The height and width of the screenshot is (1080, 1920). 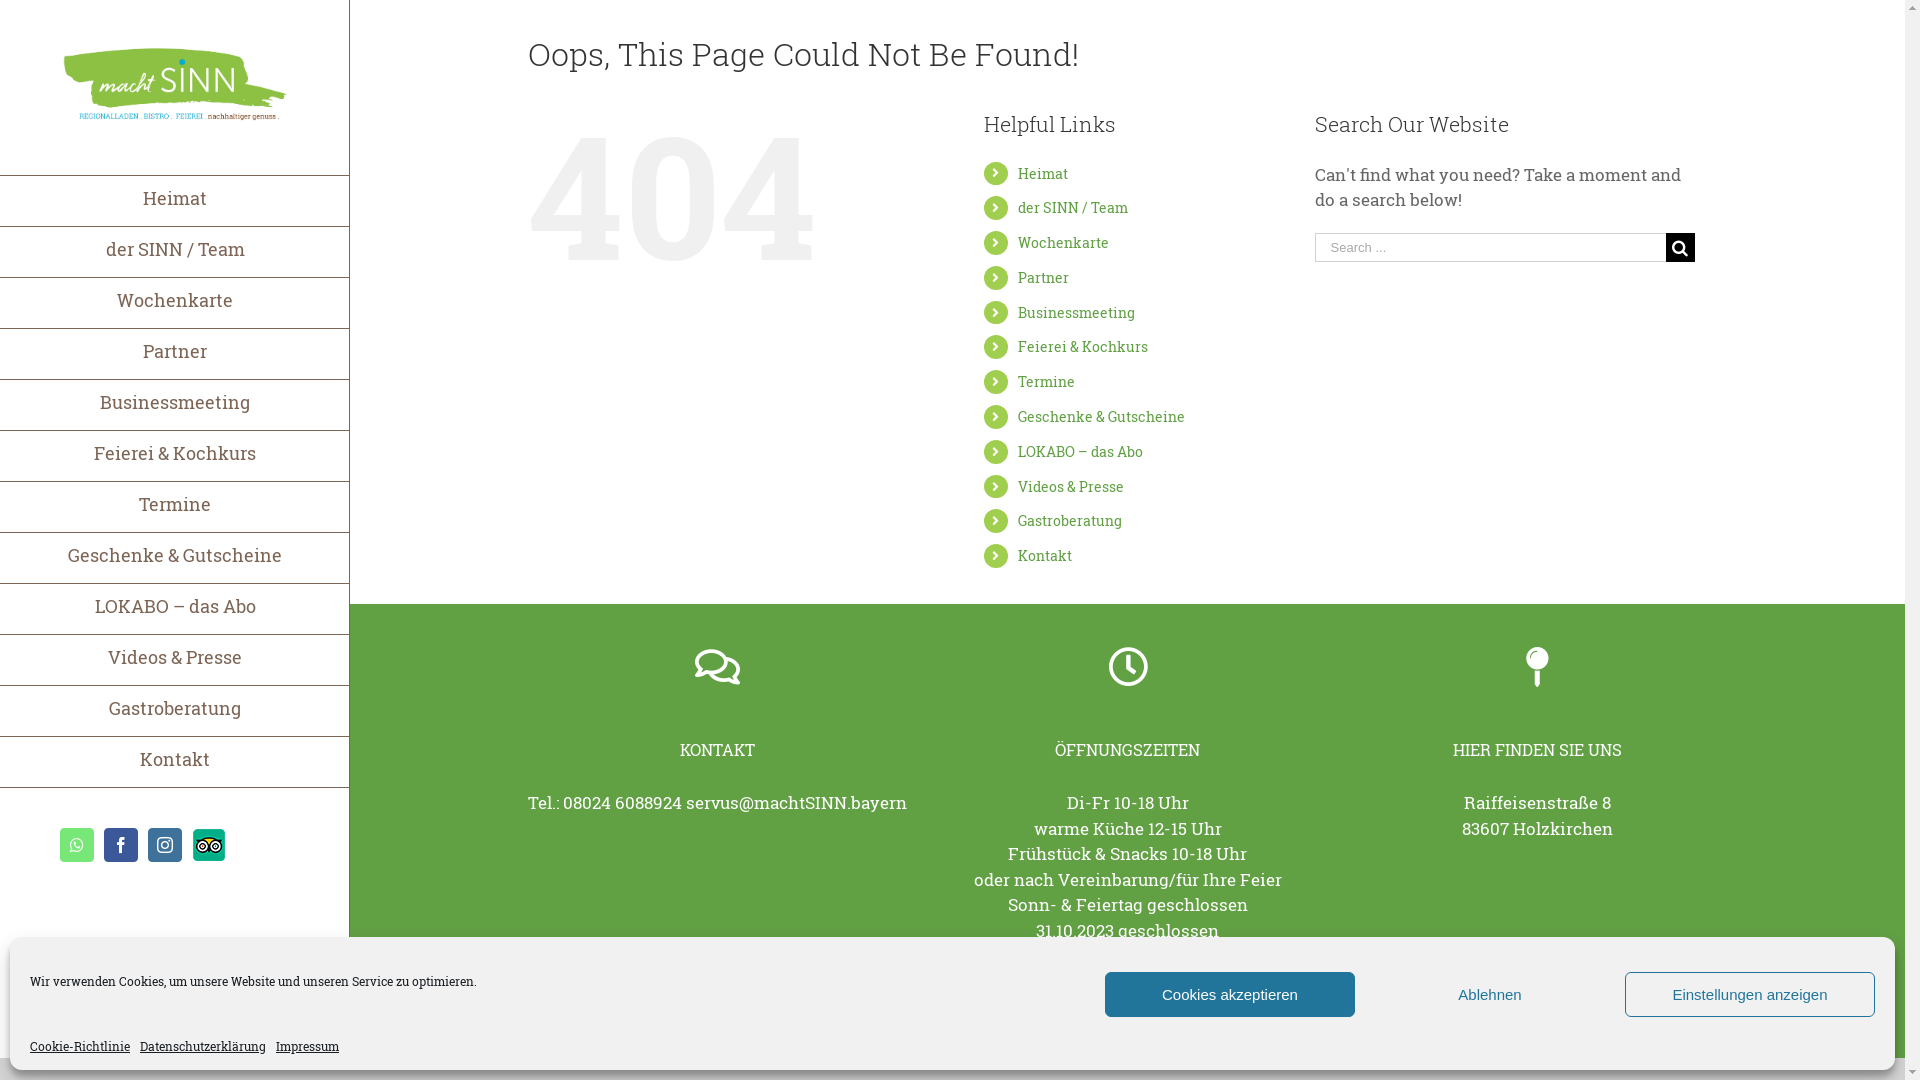 What do you see at coordinates (1489, 994) in the screenshot?
I see `'Ablehnen'` at bounding box center [1489, 994].